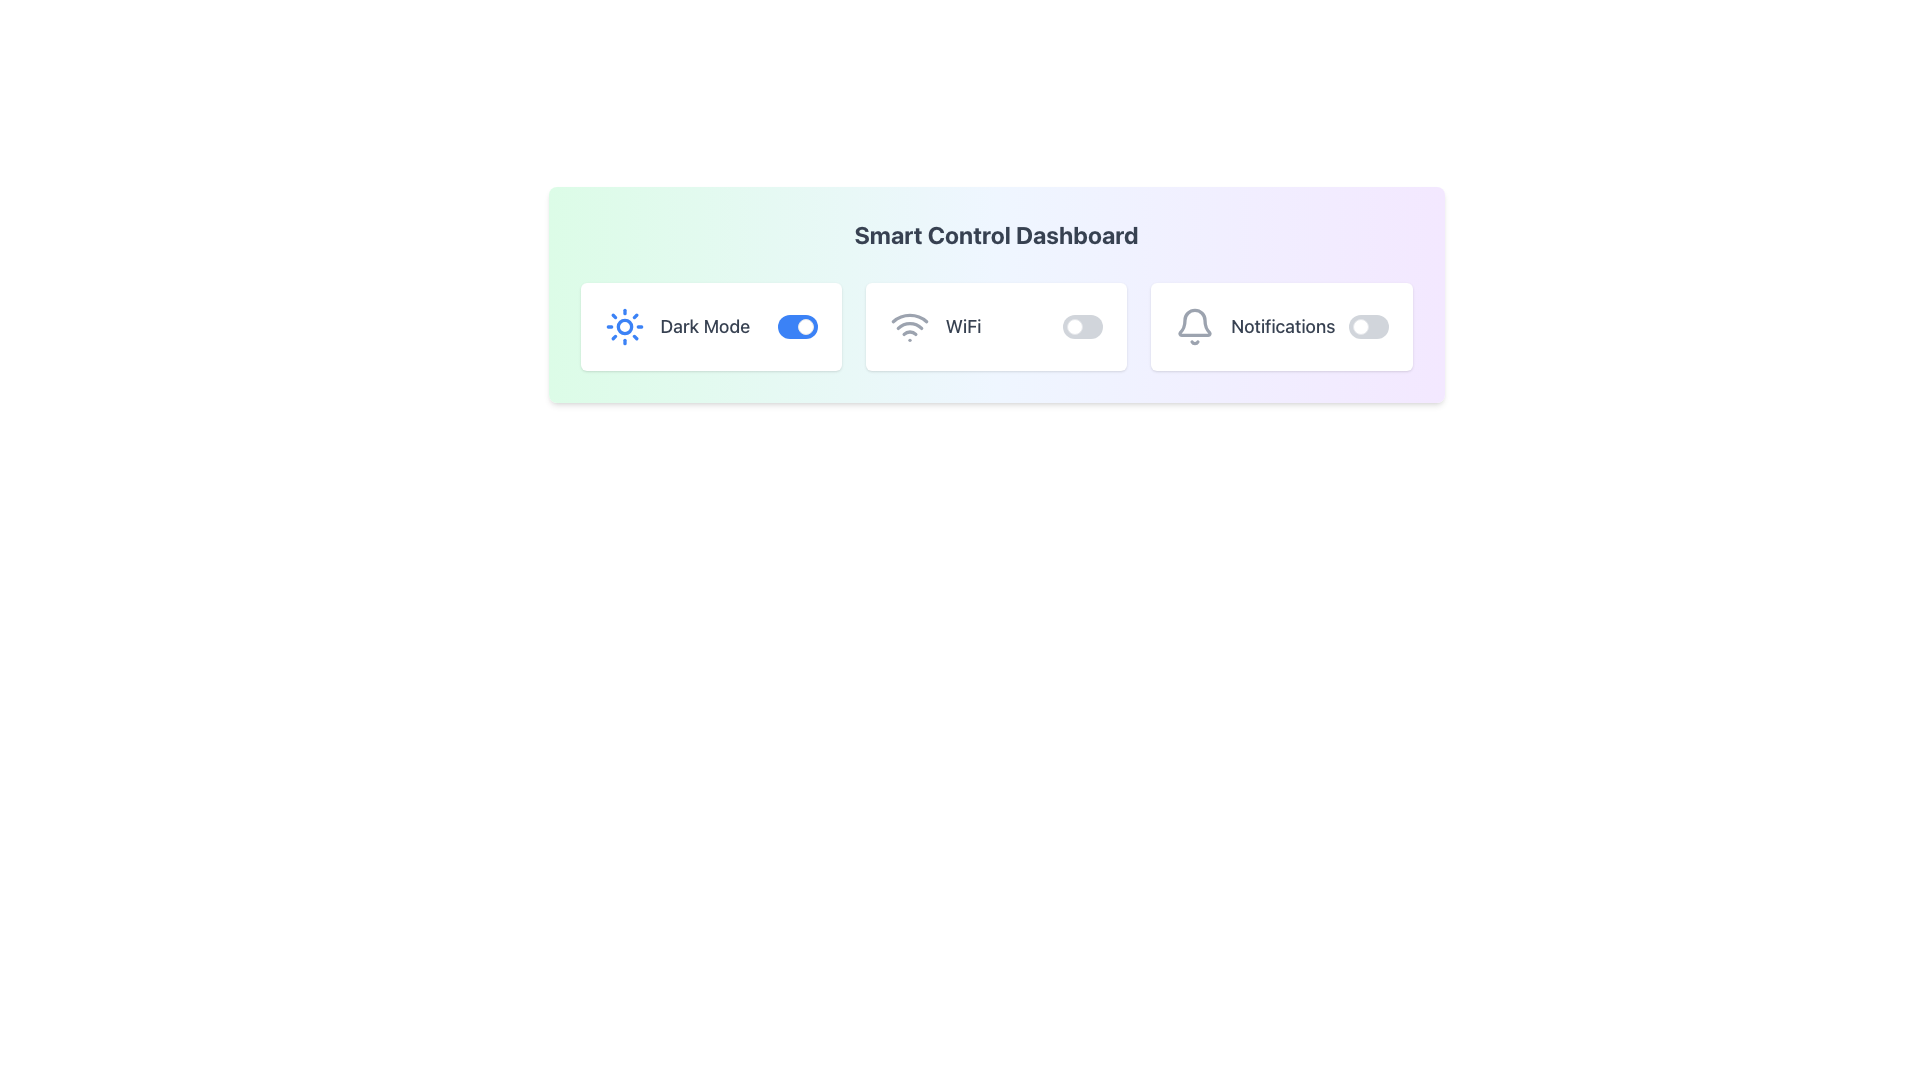  I want to click on the upper portion of the bell icon representing the notifications feature, located to the far right of the dashboard controls, so click(1195, 321).